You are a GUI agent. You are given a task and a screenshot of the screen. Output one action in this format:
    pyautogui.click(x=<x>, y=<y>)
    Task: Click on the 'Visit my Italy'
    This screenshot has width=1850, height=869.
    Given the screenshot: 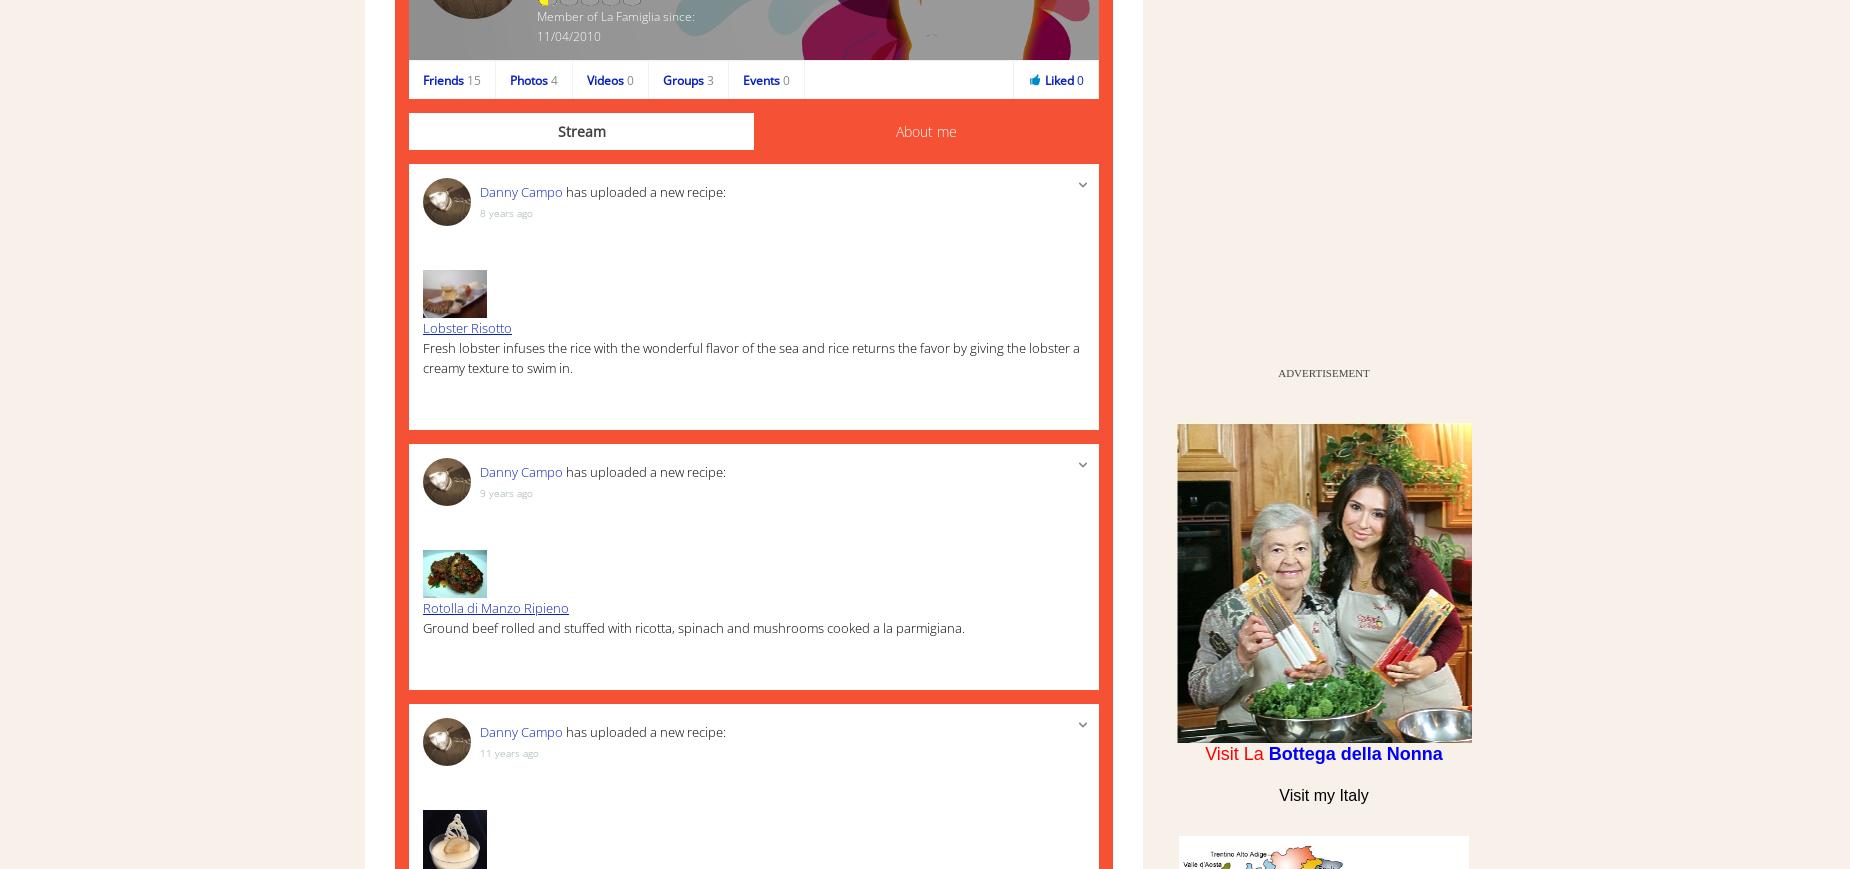 What is the action you would take?
    pyautogui.click(x=1322, y=795)
    